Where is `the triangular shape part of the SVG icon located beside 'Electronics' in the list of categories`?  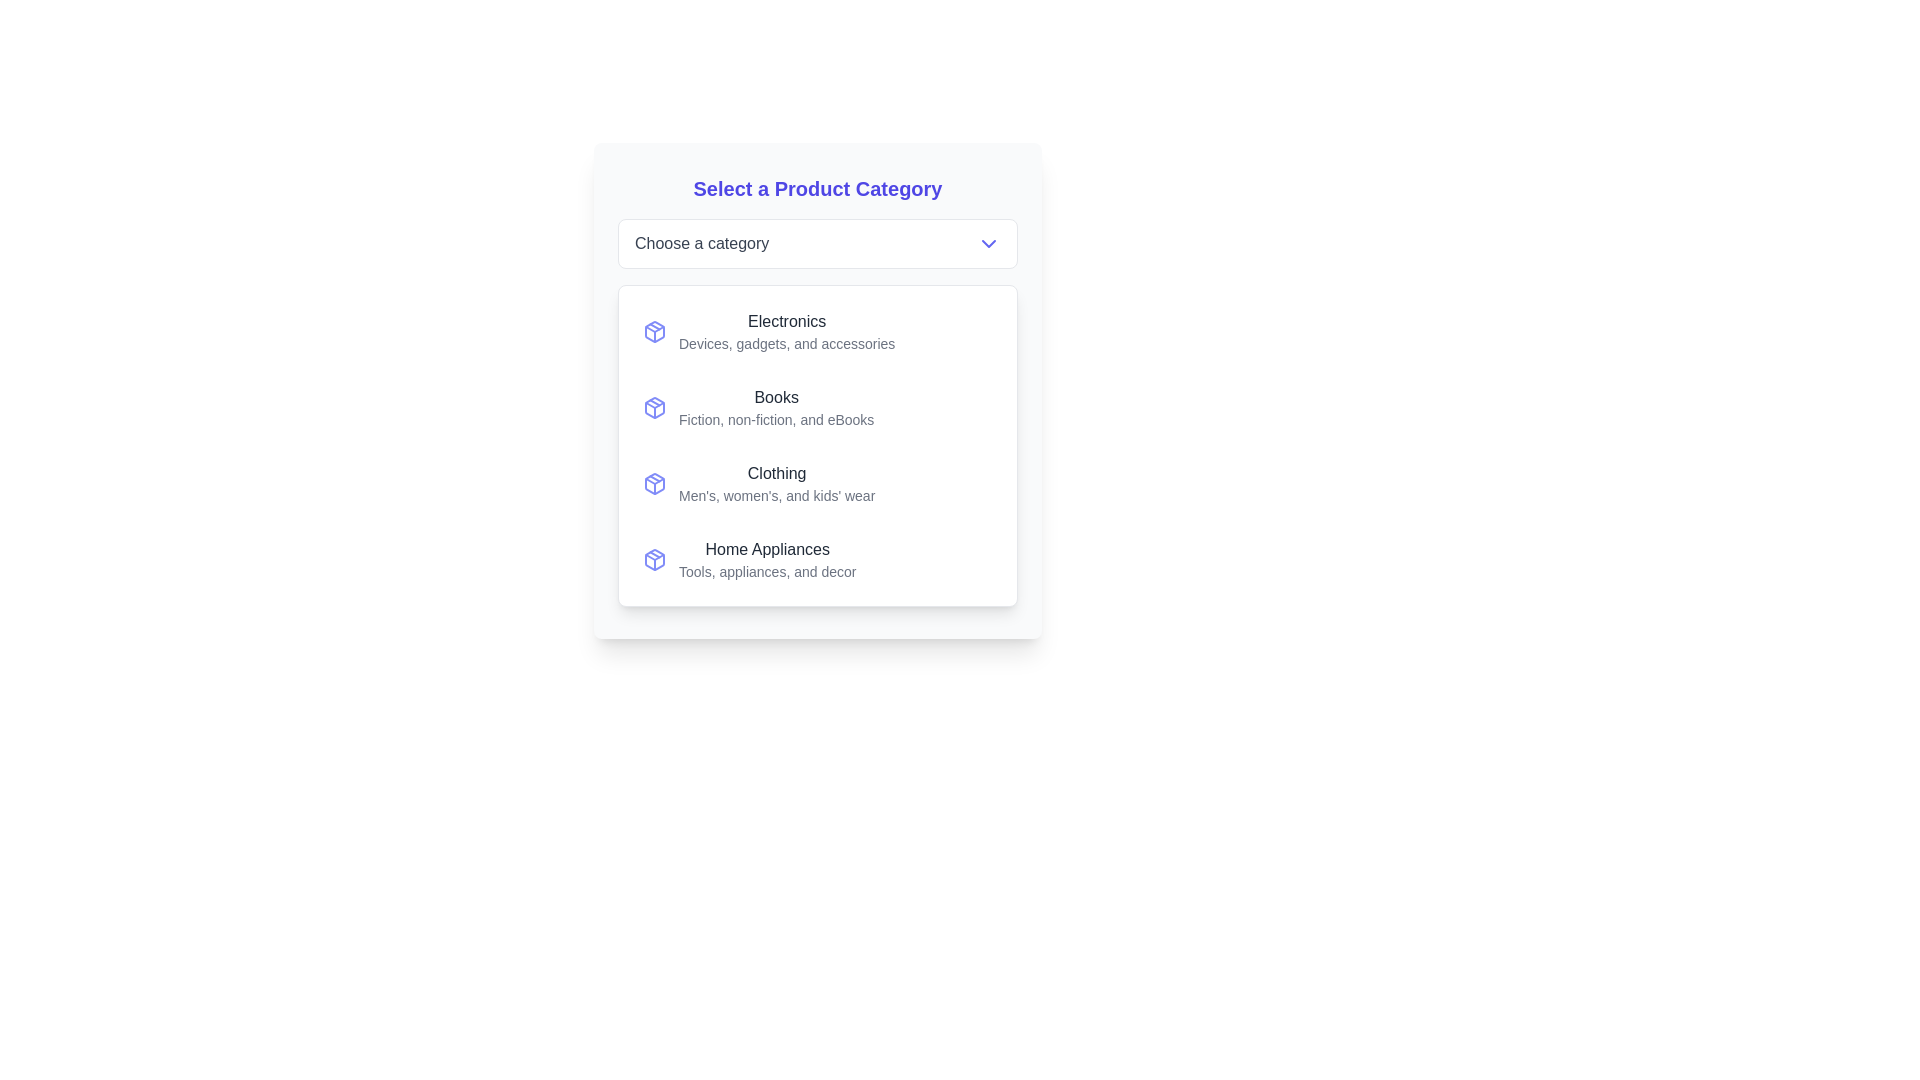
the triangular shape part of the SVG icon located beside 'Electronics' in the list of categories is located at coordinates (654, 328).